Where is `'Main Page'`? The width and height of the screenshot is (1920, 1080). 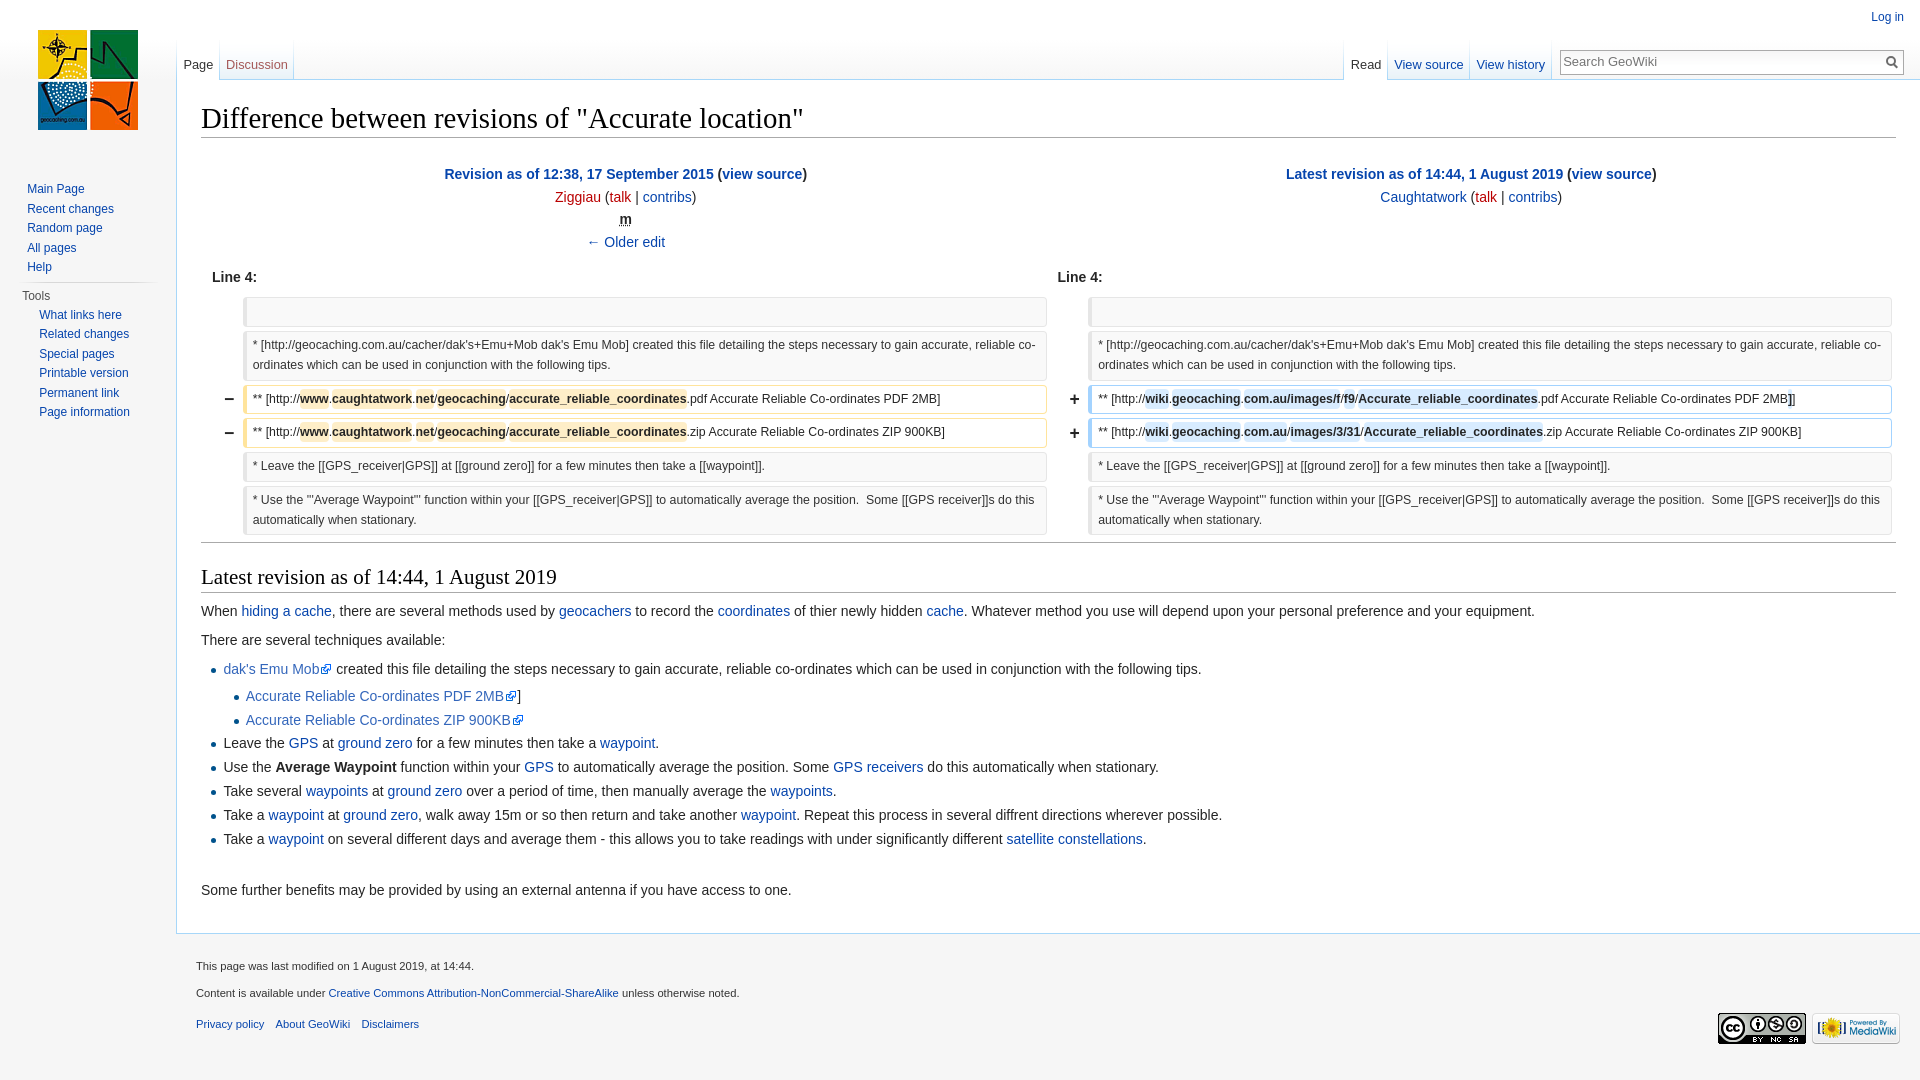
'Main Page' is located at coordinates (55, 189).